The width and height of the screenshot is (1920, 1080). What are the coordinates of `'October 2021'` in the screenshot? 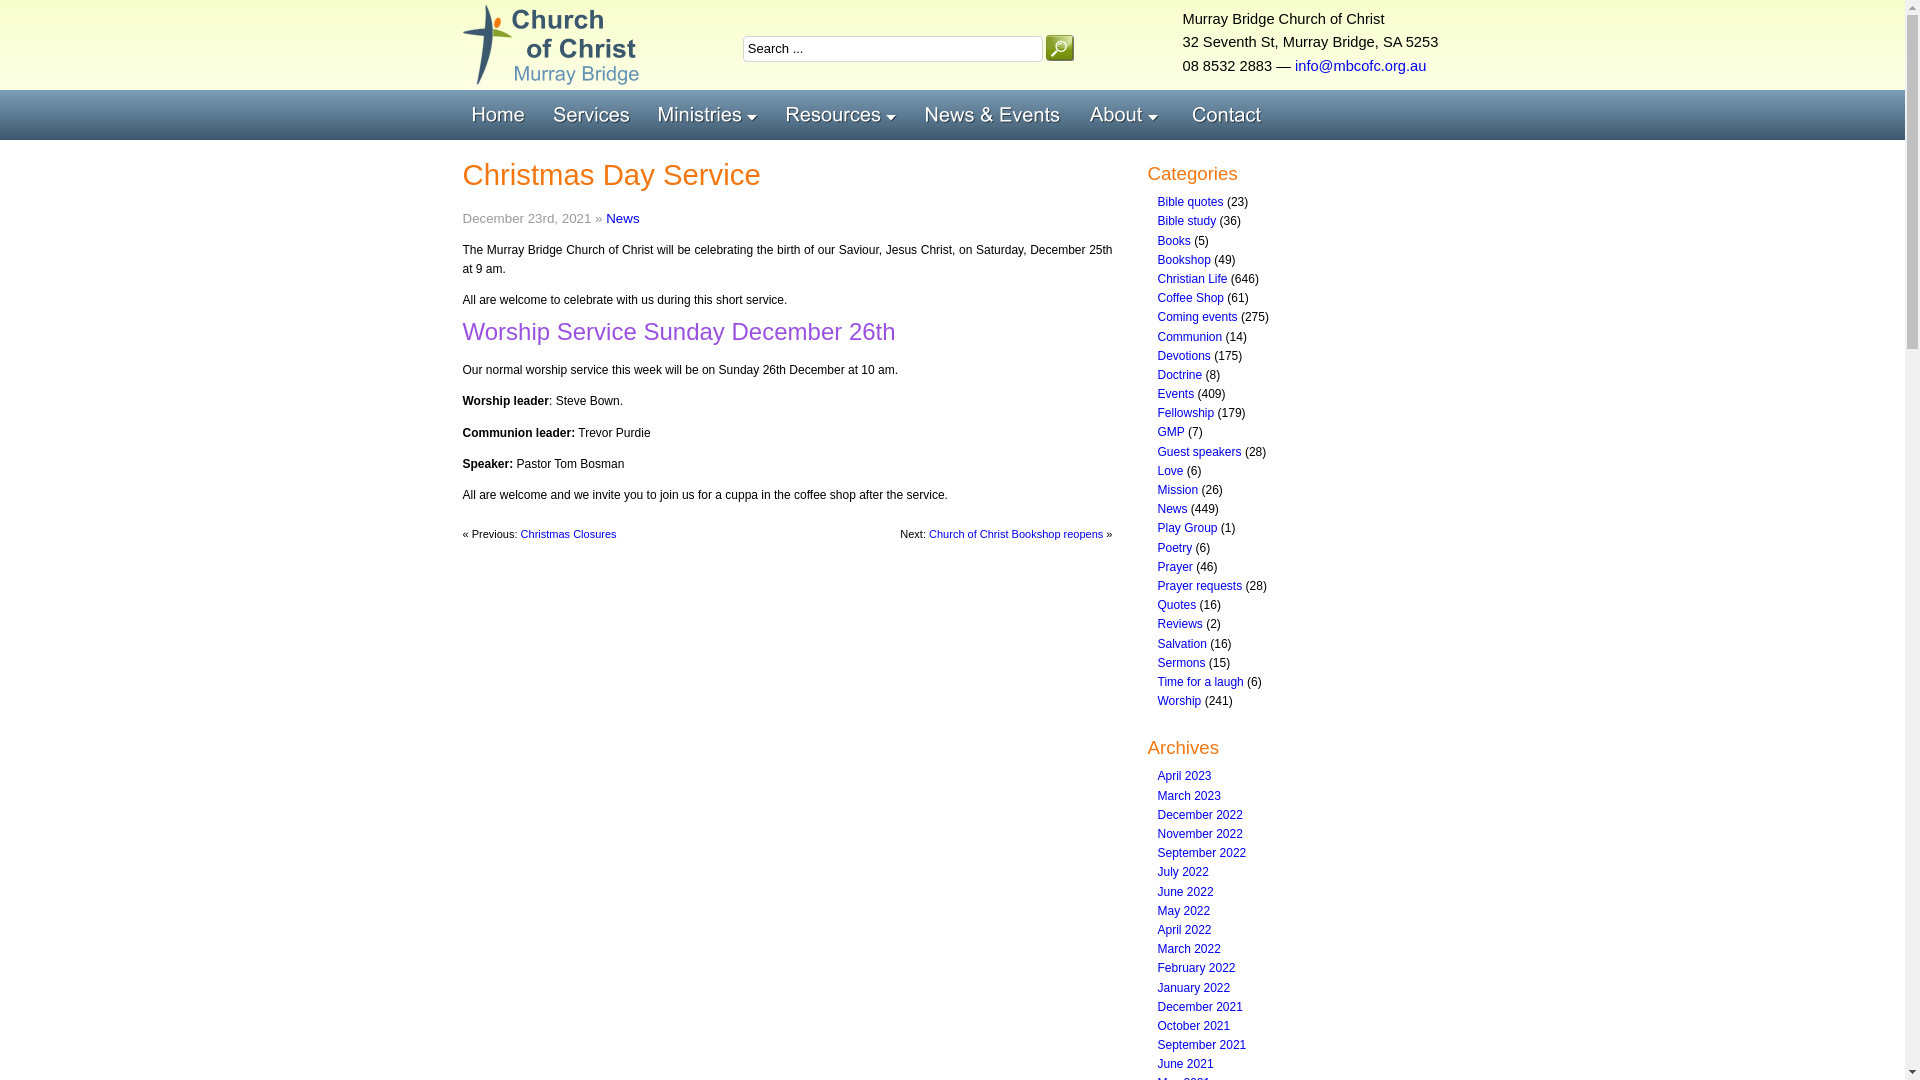 It's located at (1194, 1026).